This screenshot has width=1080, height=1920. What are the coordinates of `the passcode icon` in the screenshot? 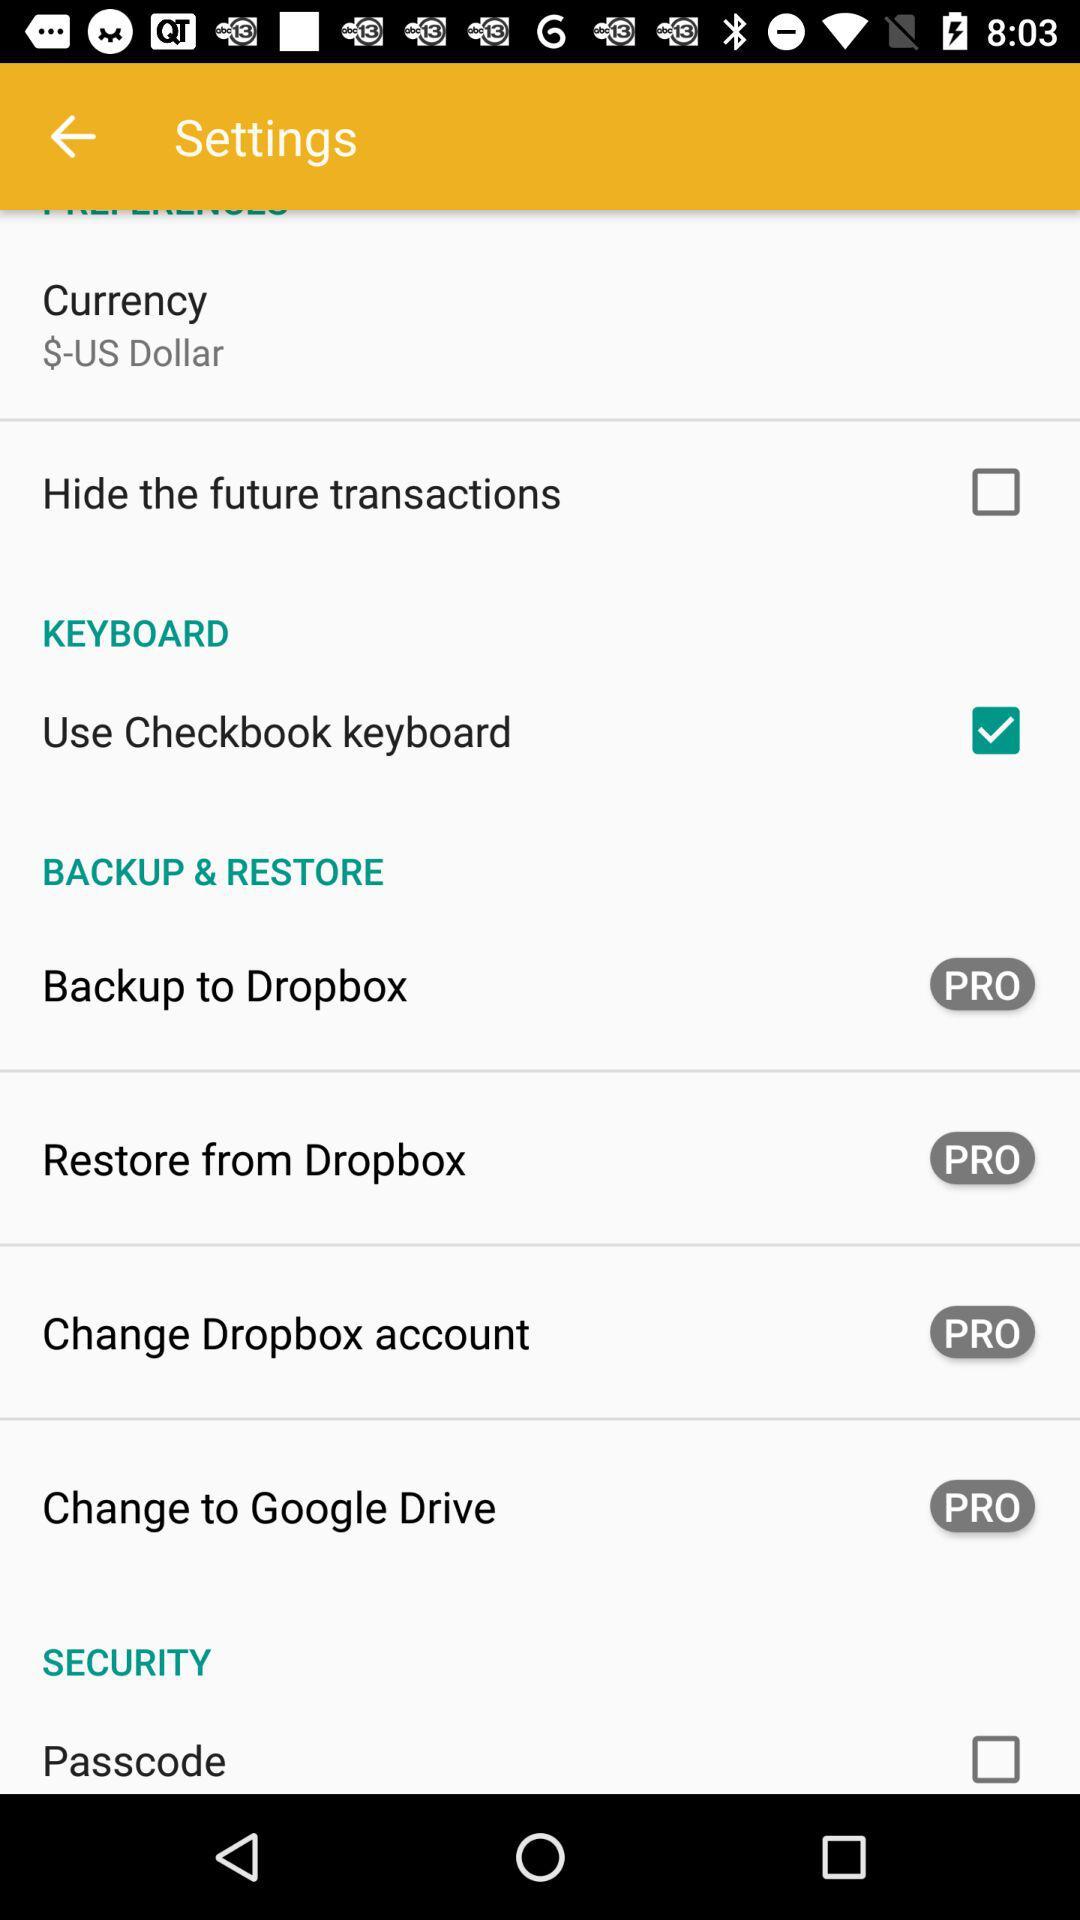 It's located at (134, 1758).